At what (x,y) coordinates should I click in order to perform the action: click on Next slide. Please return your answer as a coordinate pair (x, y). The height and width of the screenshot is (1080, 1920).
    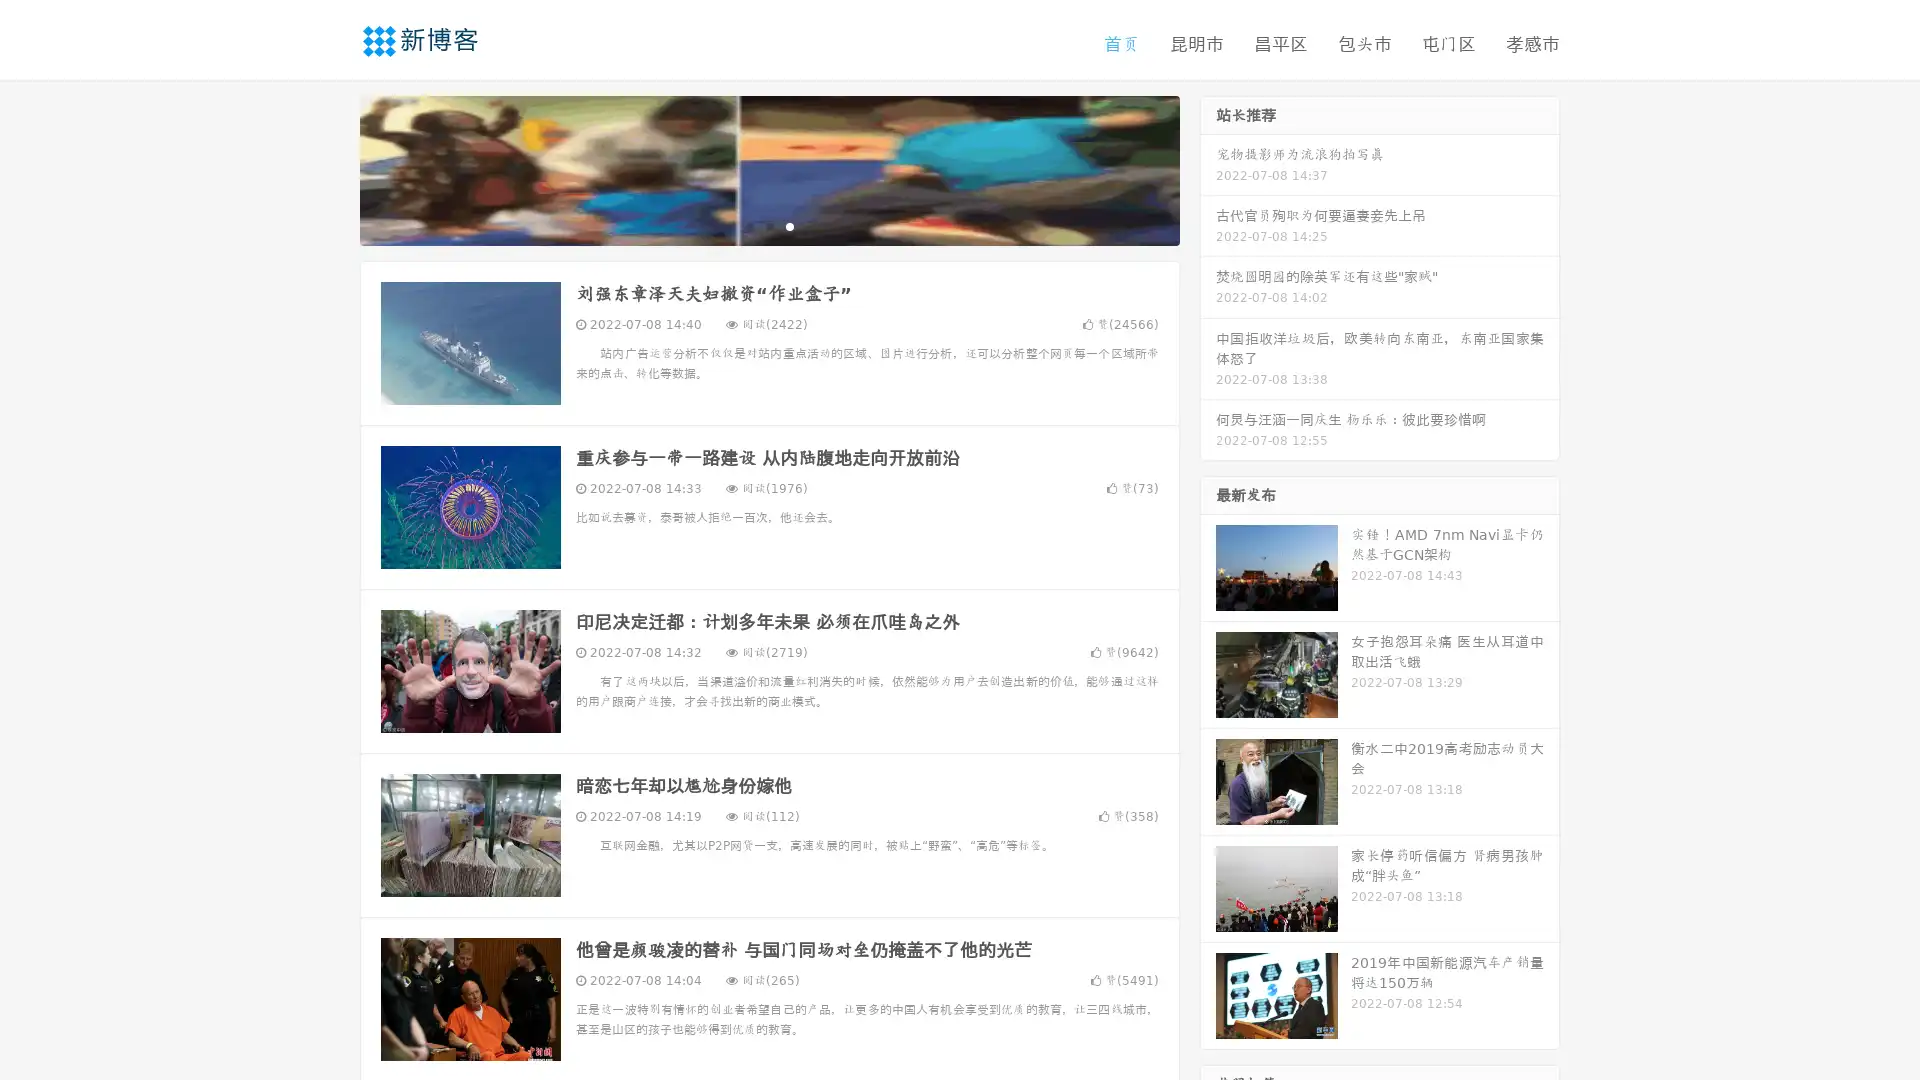
    Looking at the image, I should click on (1208, 168).